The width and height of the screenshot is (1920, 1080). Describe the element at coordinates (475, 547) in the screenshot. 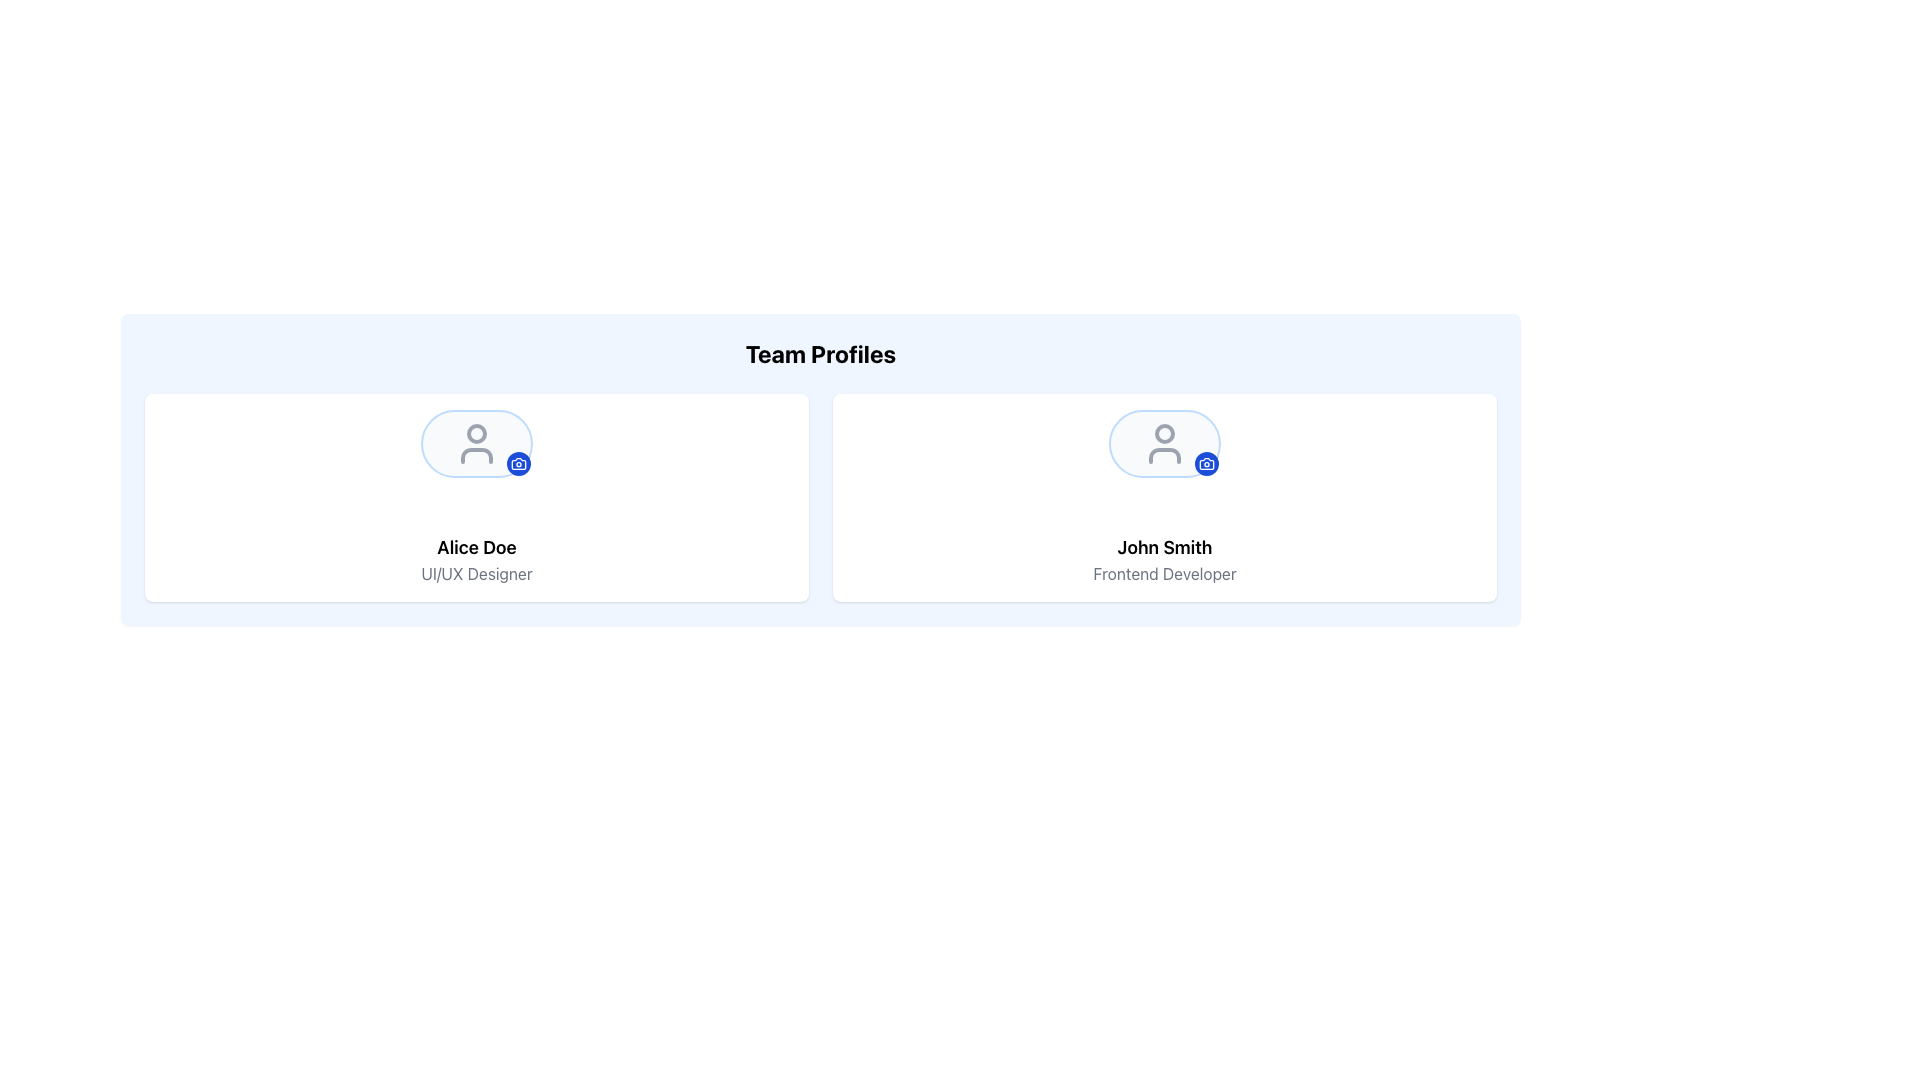

I see `the text label displaying 'Alice Doe' in bold, located at the bottom of the left profile card under 'Team Profiles'` at that location.